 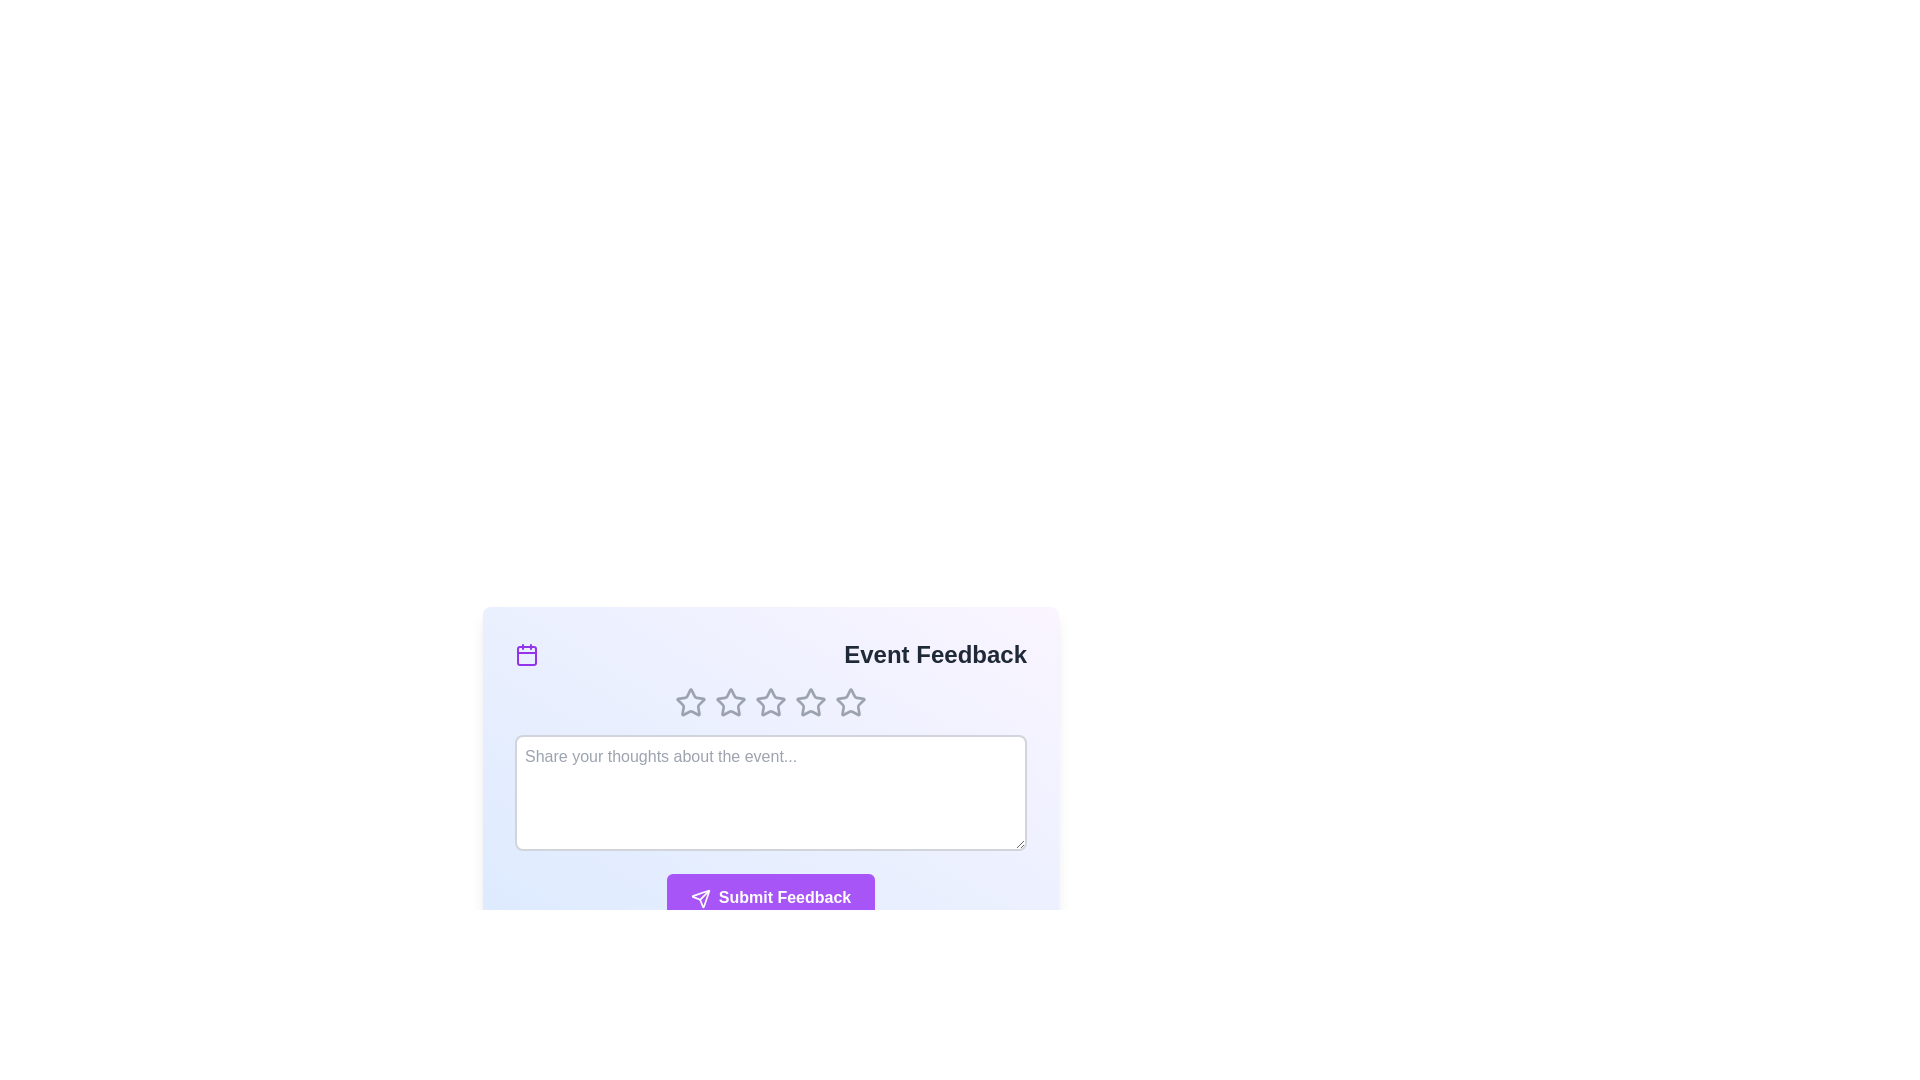 What do you see at coordinates (700, 897) in the screenshot?
I see `the symbolism of the paper plane icon located to the left of the 'Submit Feedback' button's text` at bounding box center [700, 897].